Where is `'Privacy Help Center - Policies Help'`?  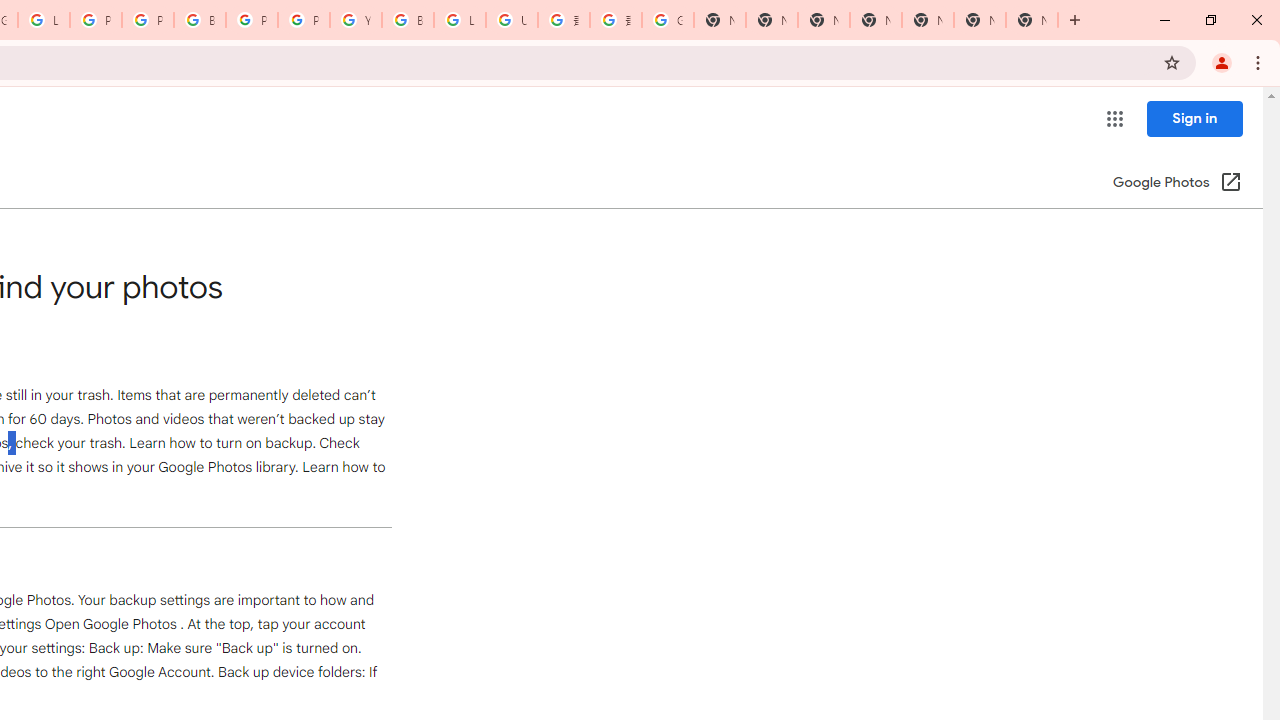
'Privacy Help Center - Policies Help' is located at coordinates (146, 20).